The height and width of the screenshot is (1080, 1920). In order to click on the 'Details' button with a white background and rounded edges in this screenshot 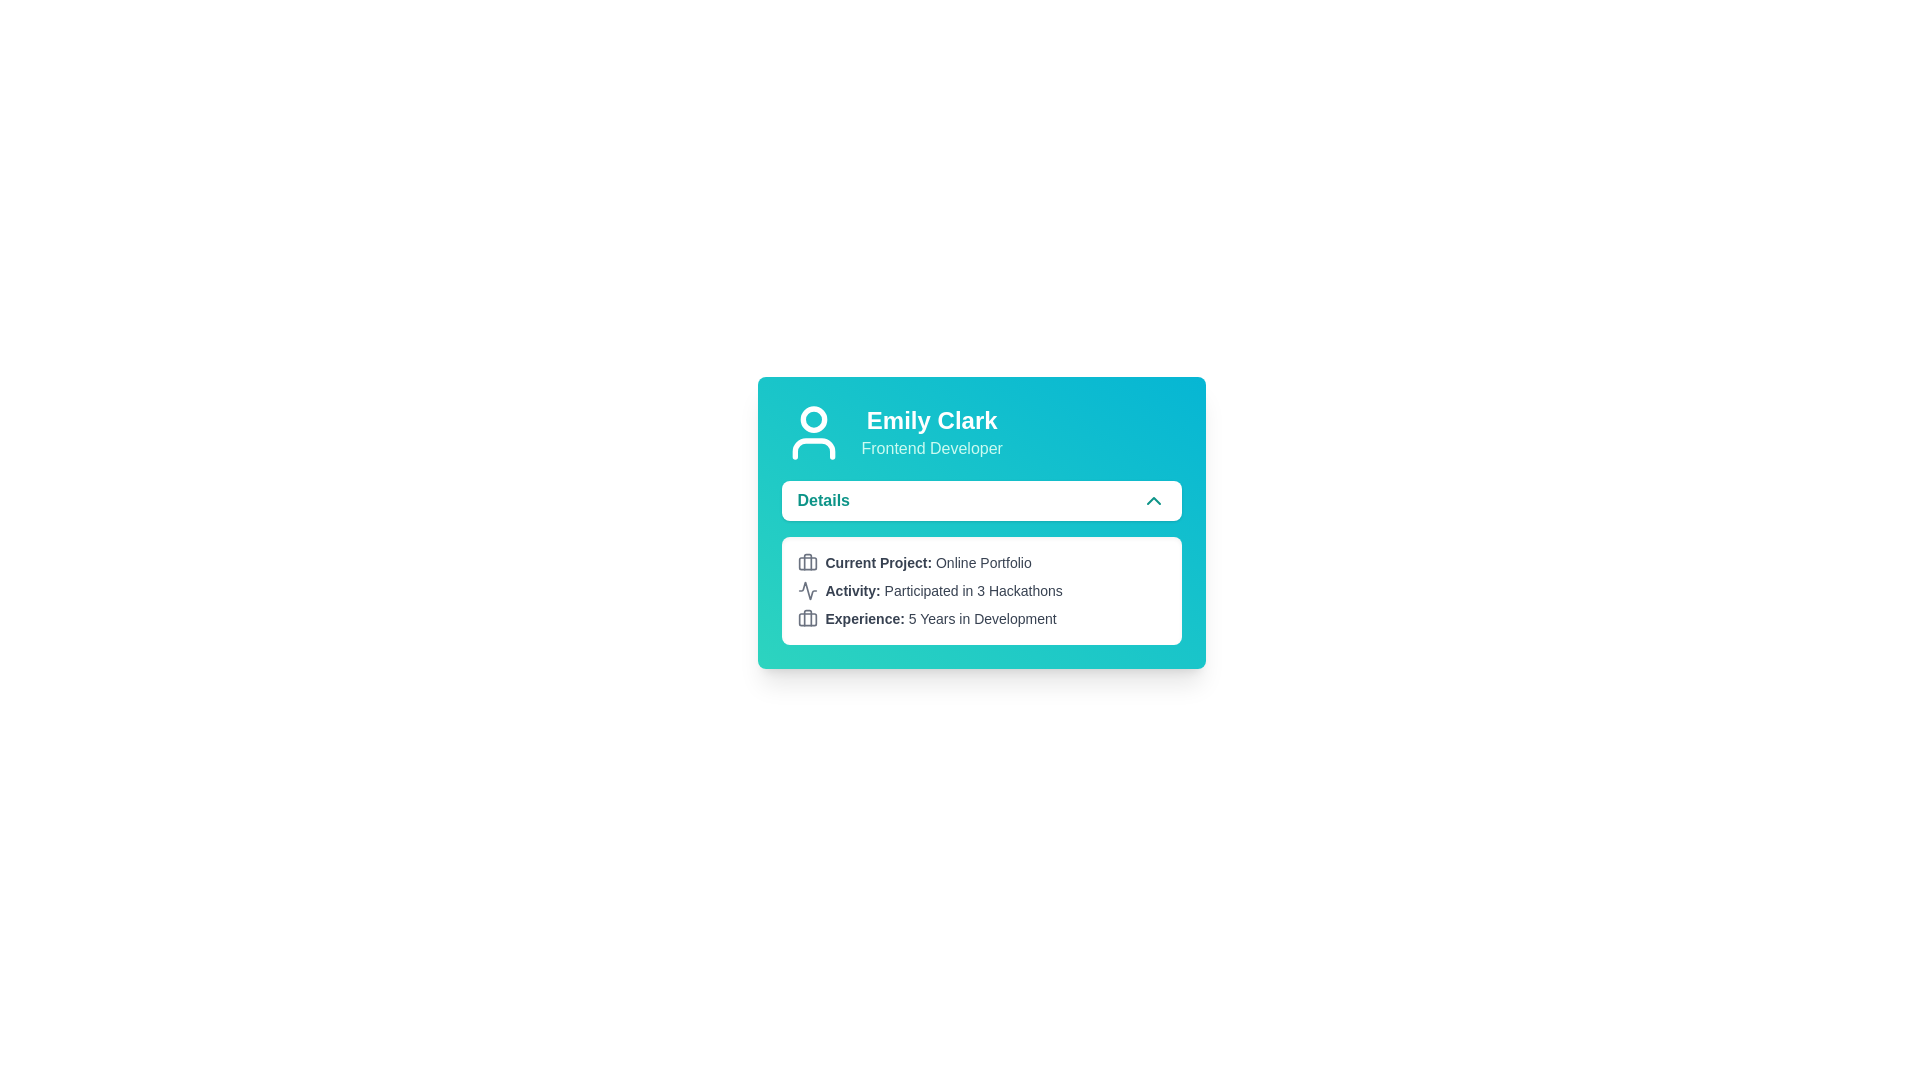, I will do `click(981, 500)`.